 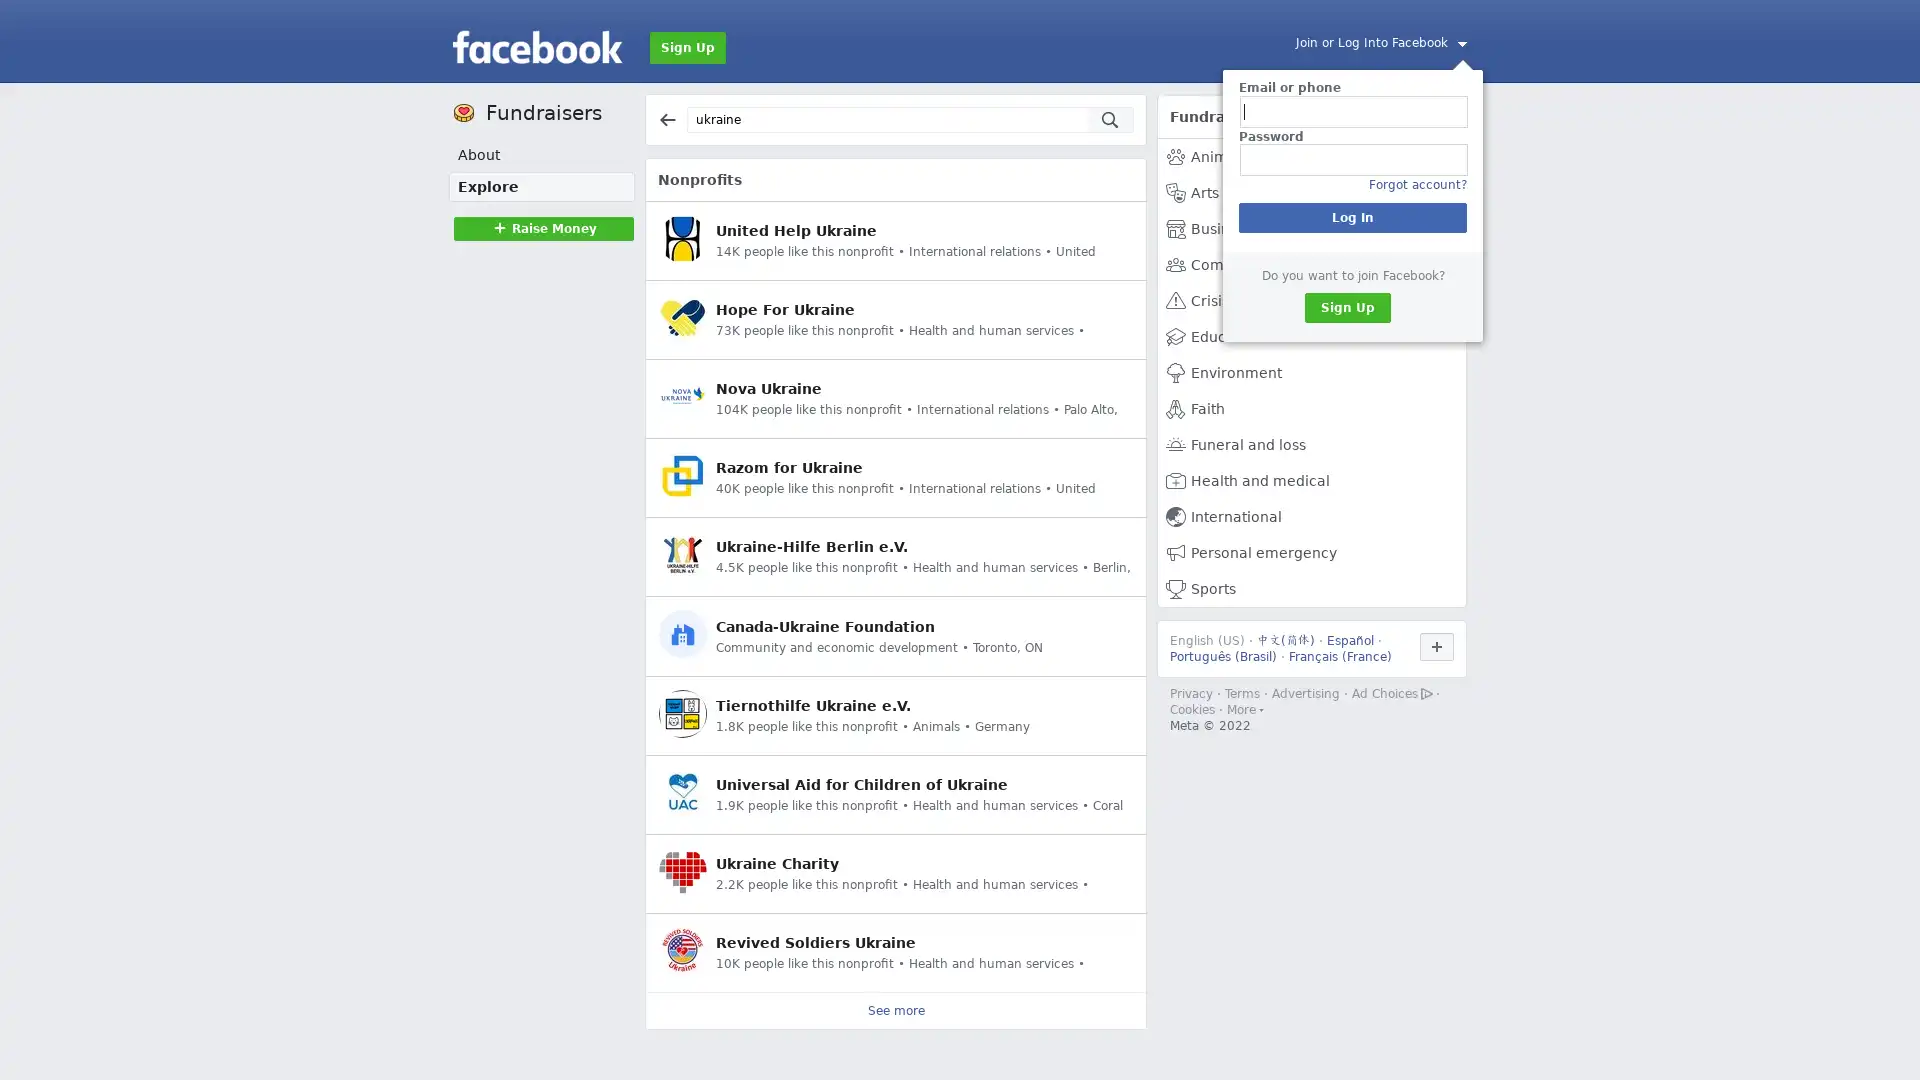 What do you see at coordinates (1222, 656) in the screenshot?
I see `Portugues (Brasil)` at bounding box center [1222, 656].